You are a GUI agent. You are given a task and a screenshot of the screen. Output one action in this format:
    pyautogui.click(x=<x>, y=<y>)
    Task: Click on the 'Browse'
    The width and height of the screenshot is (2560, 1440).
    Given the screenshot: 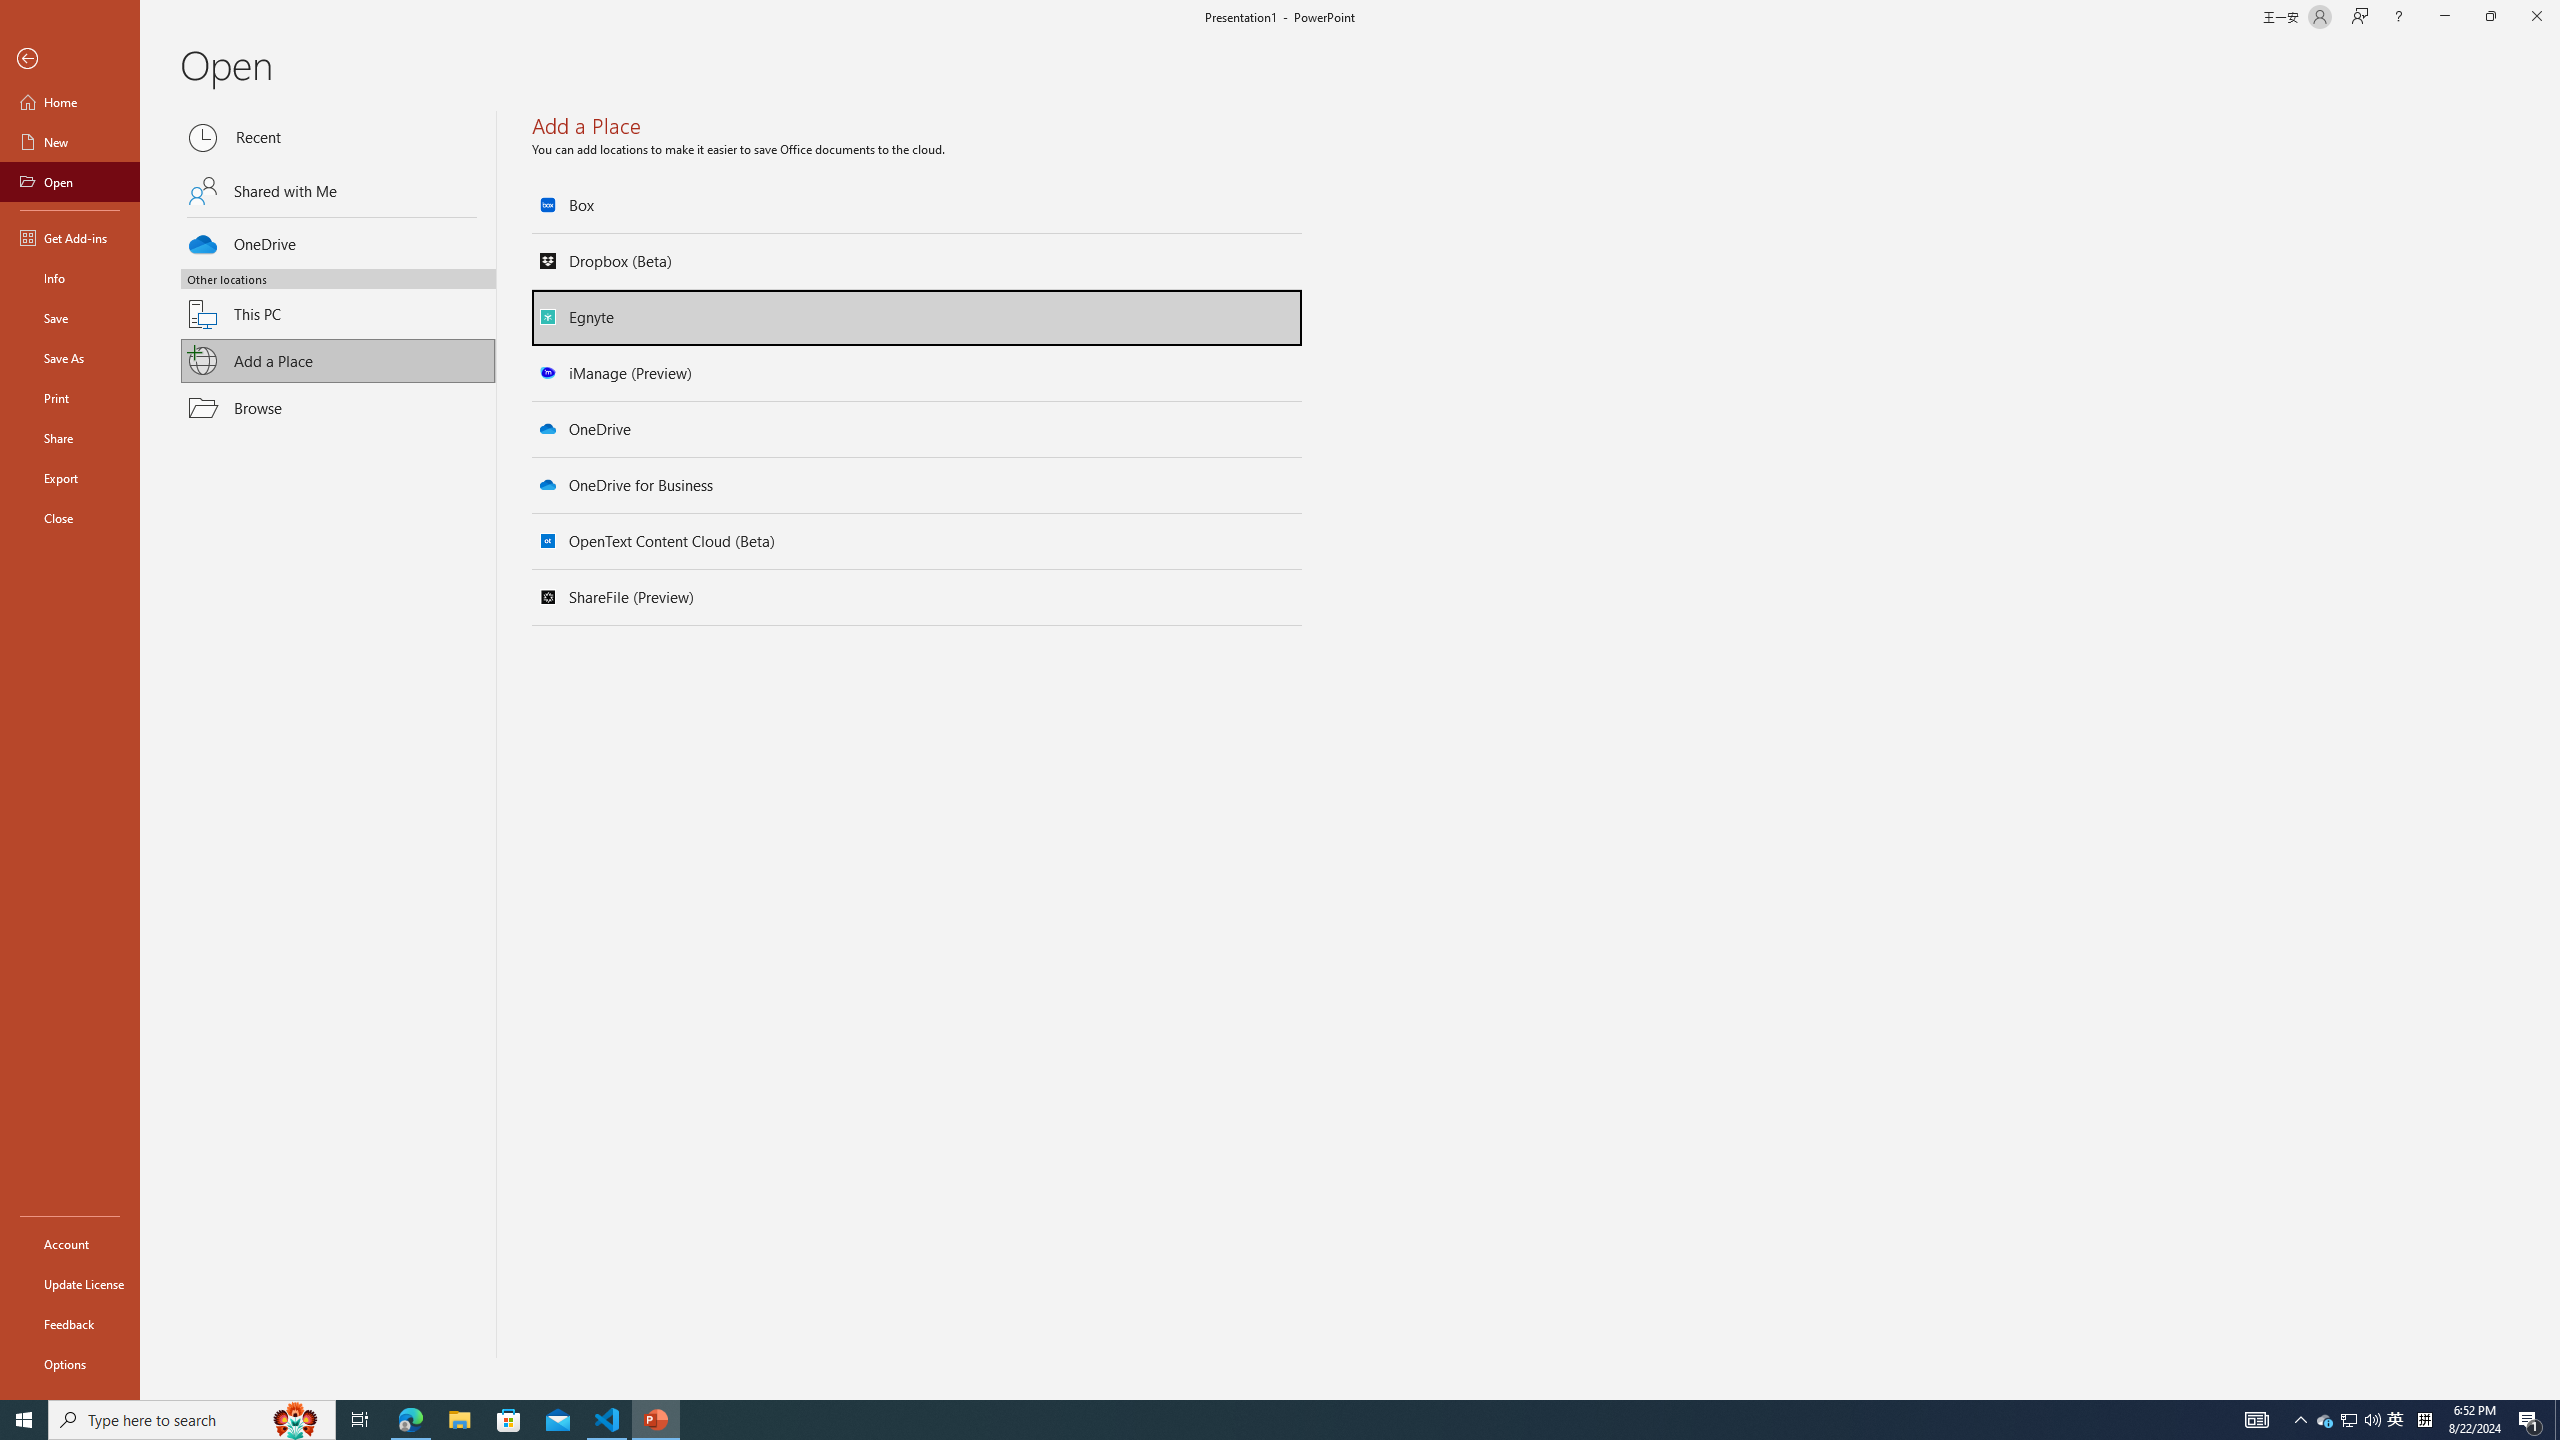 What is the action you would take?
    pyautogui.click(x=338, y=407)
    